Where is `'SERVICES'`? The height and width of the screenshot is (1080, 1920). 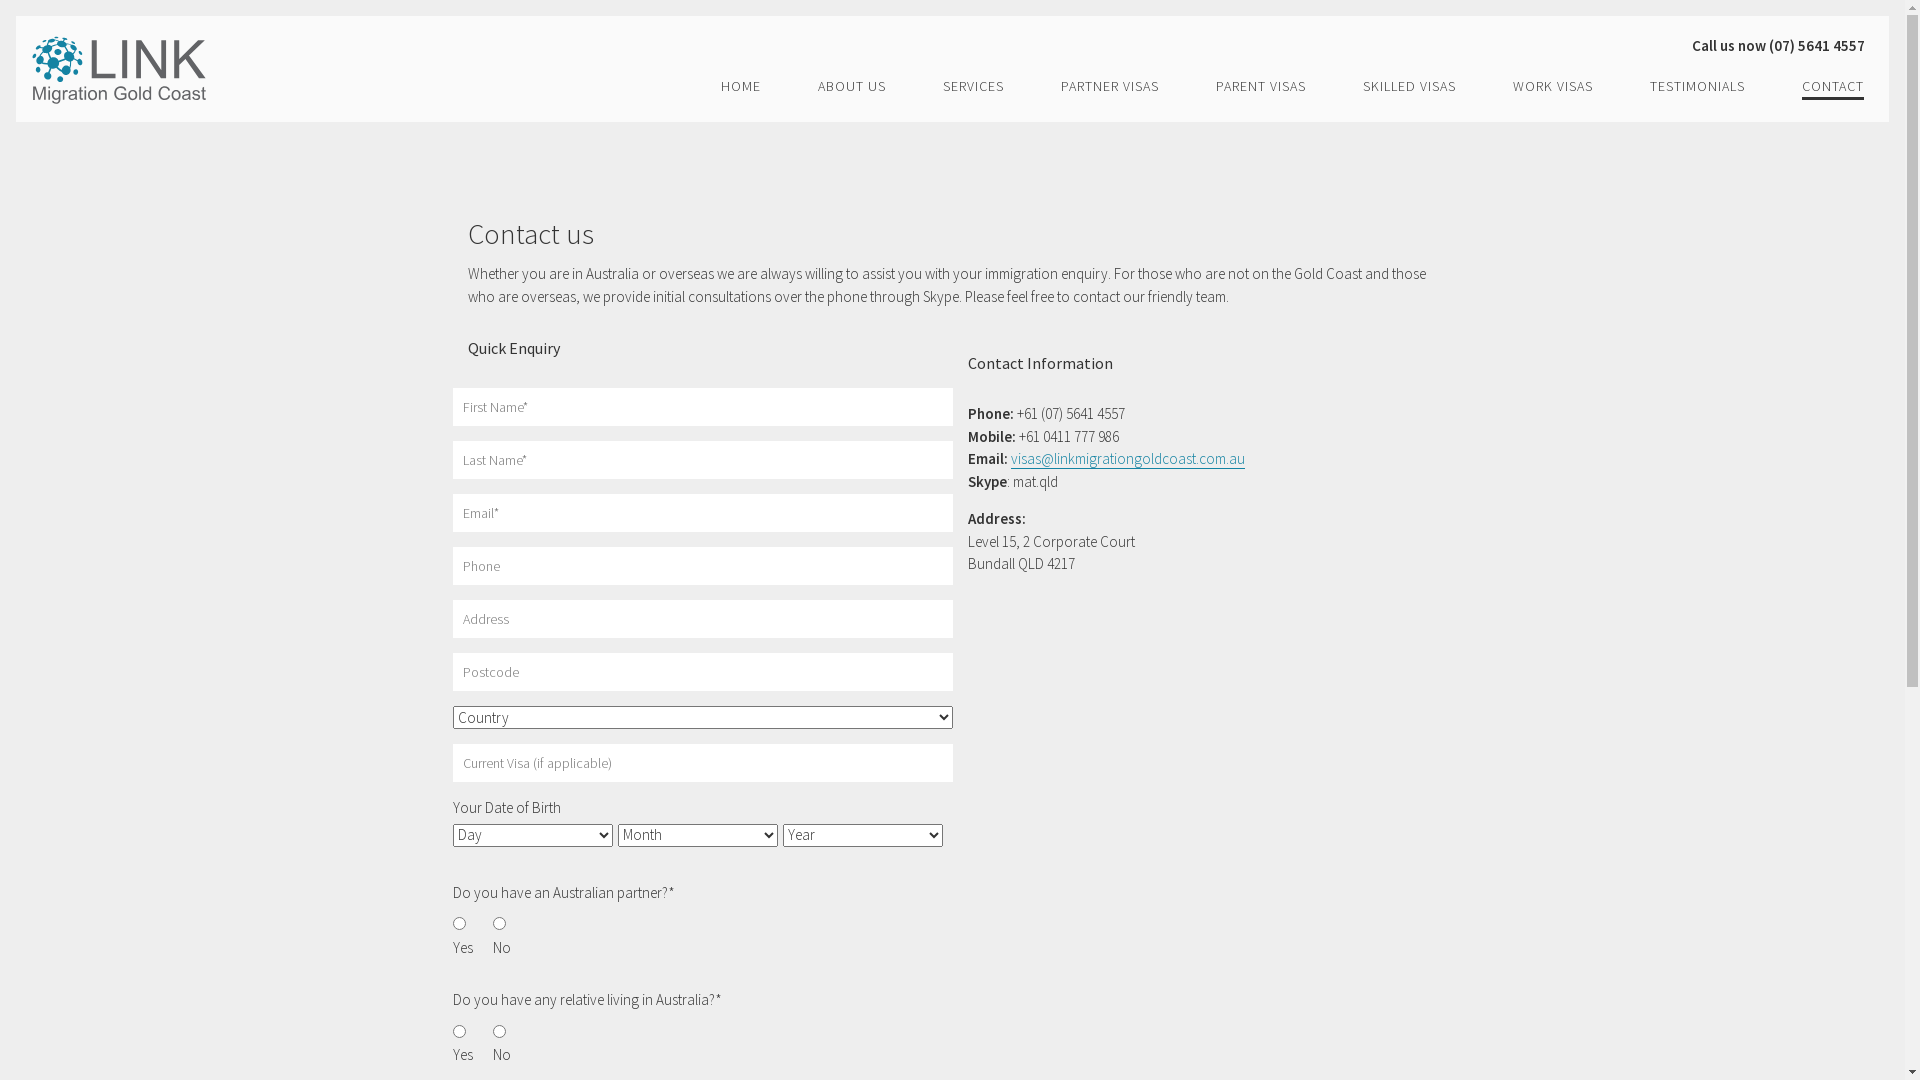
'SERVICES' is located at coordinates (973, 86).